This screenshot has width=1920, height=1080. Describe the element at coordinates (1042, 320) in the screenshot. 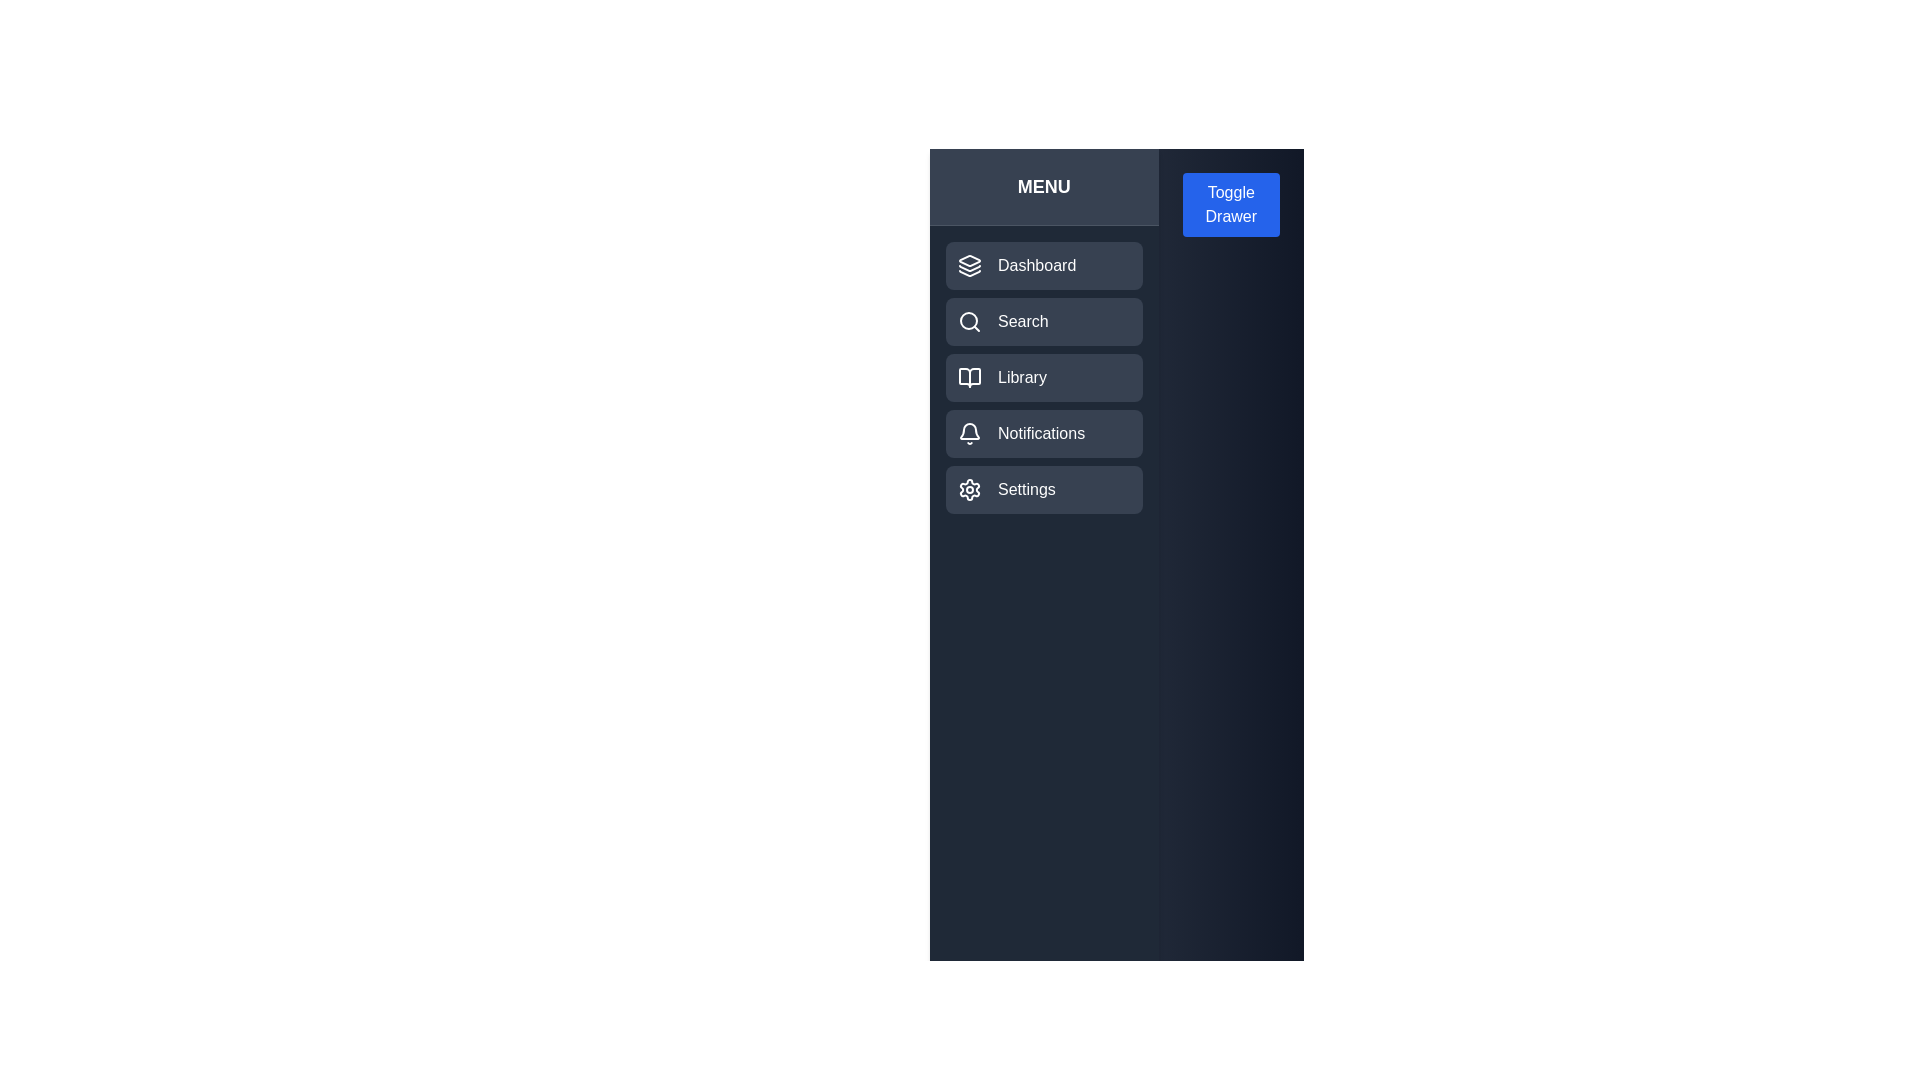

I see `the menu item labeled Search` at that location.